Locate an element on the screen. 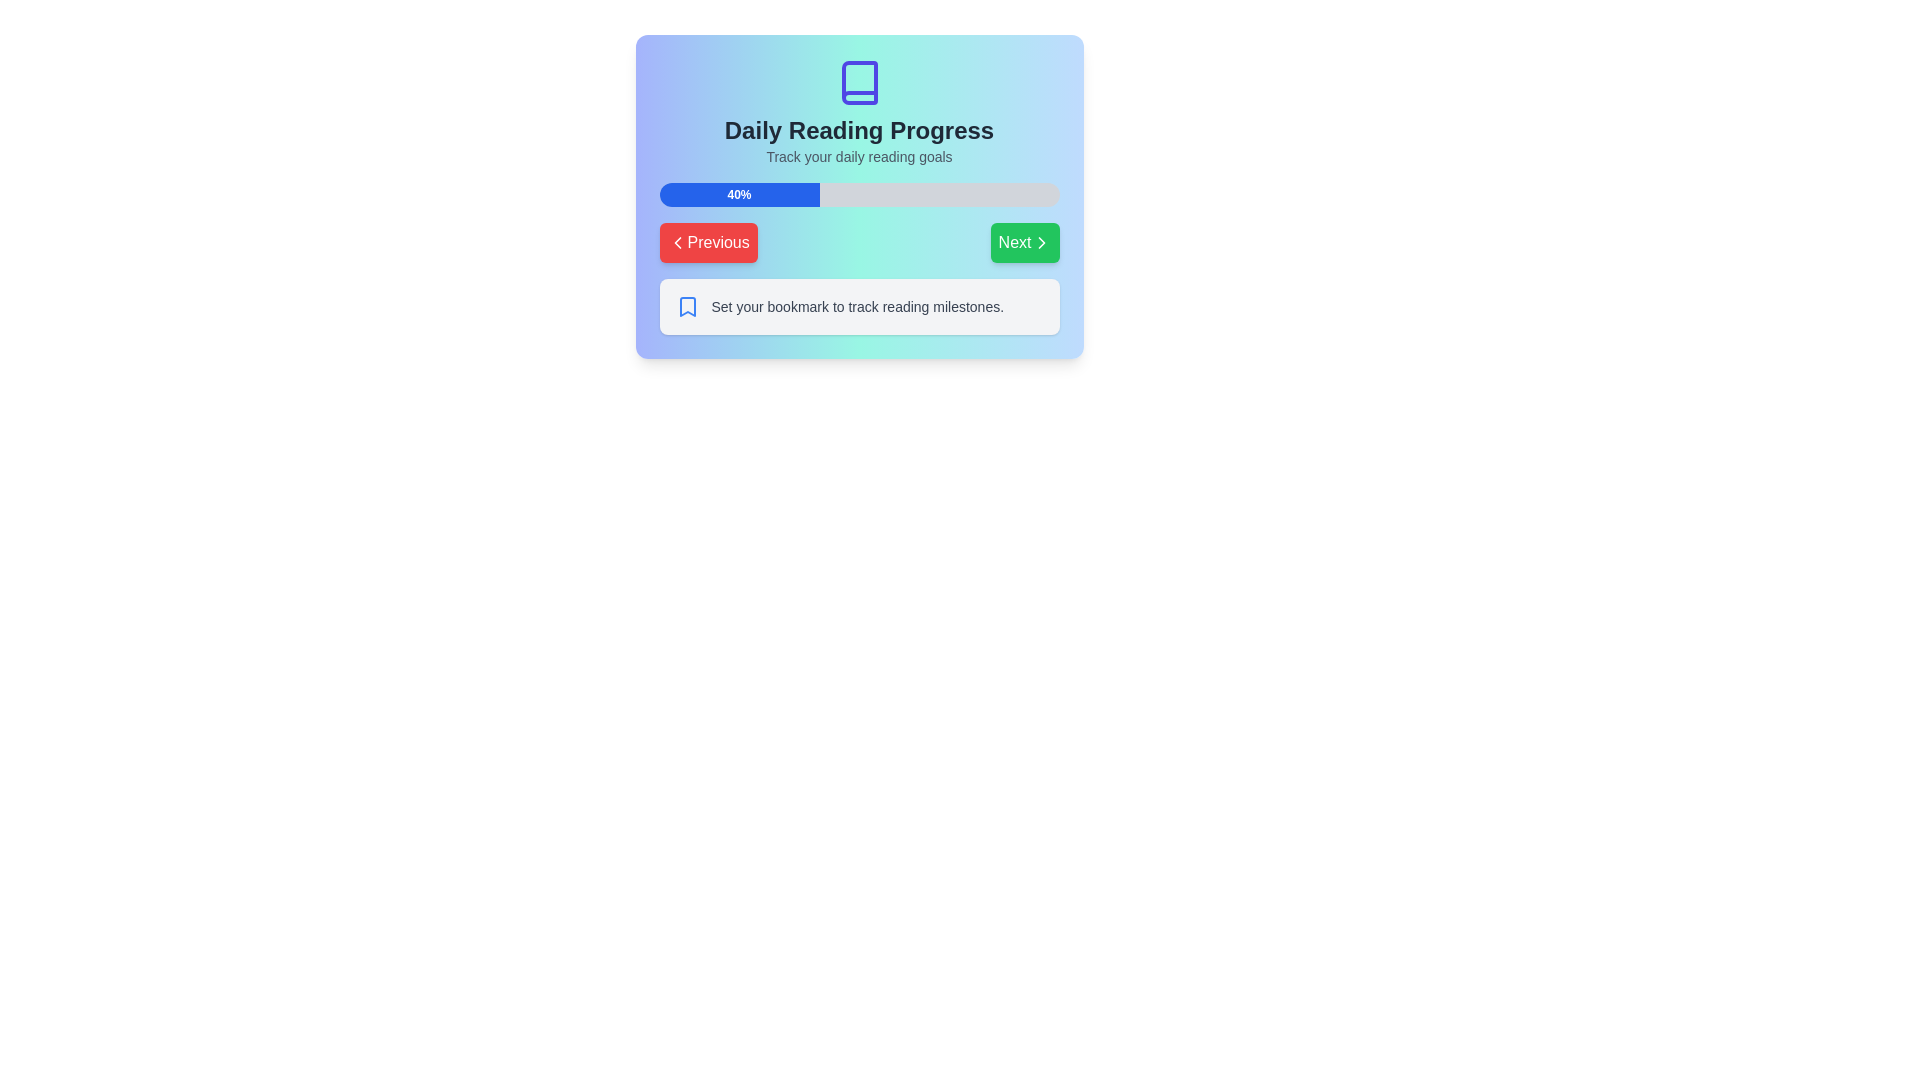 The image size is (1920, 1080). the decorative icon that serves as a visual marker for bookmarks, located at the bottom part of the context interface is located at coordinates (687, 307).